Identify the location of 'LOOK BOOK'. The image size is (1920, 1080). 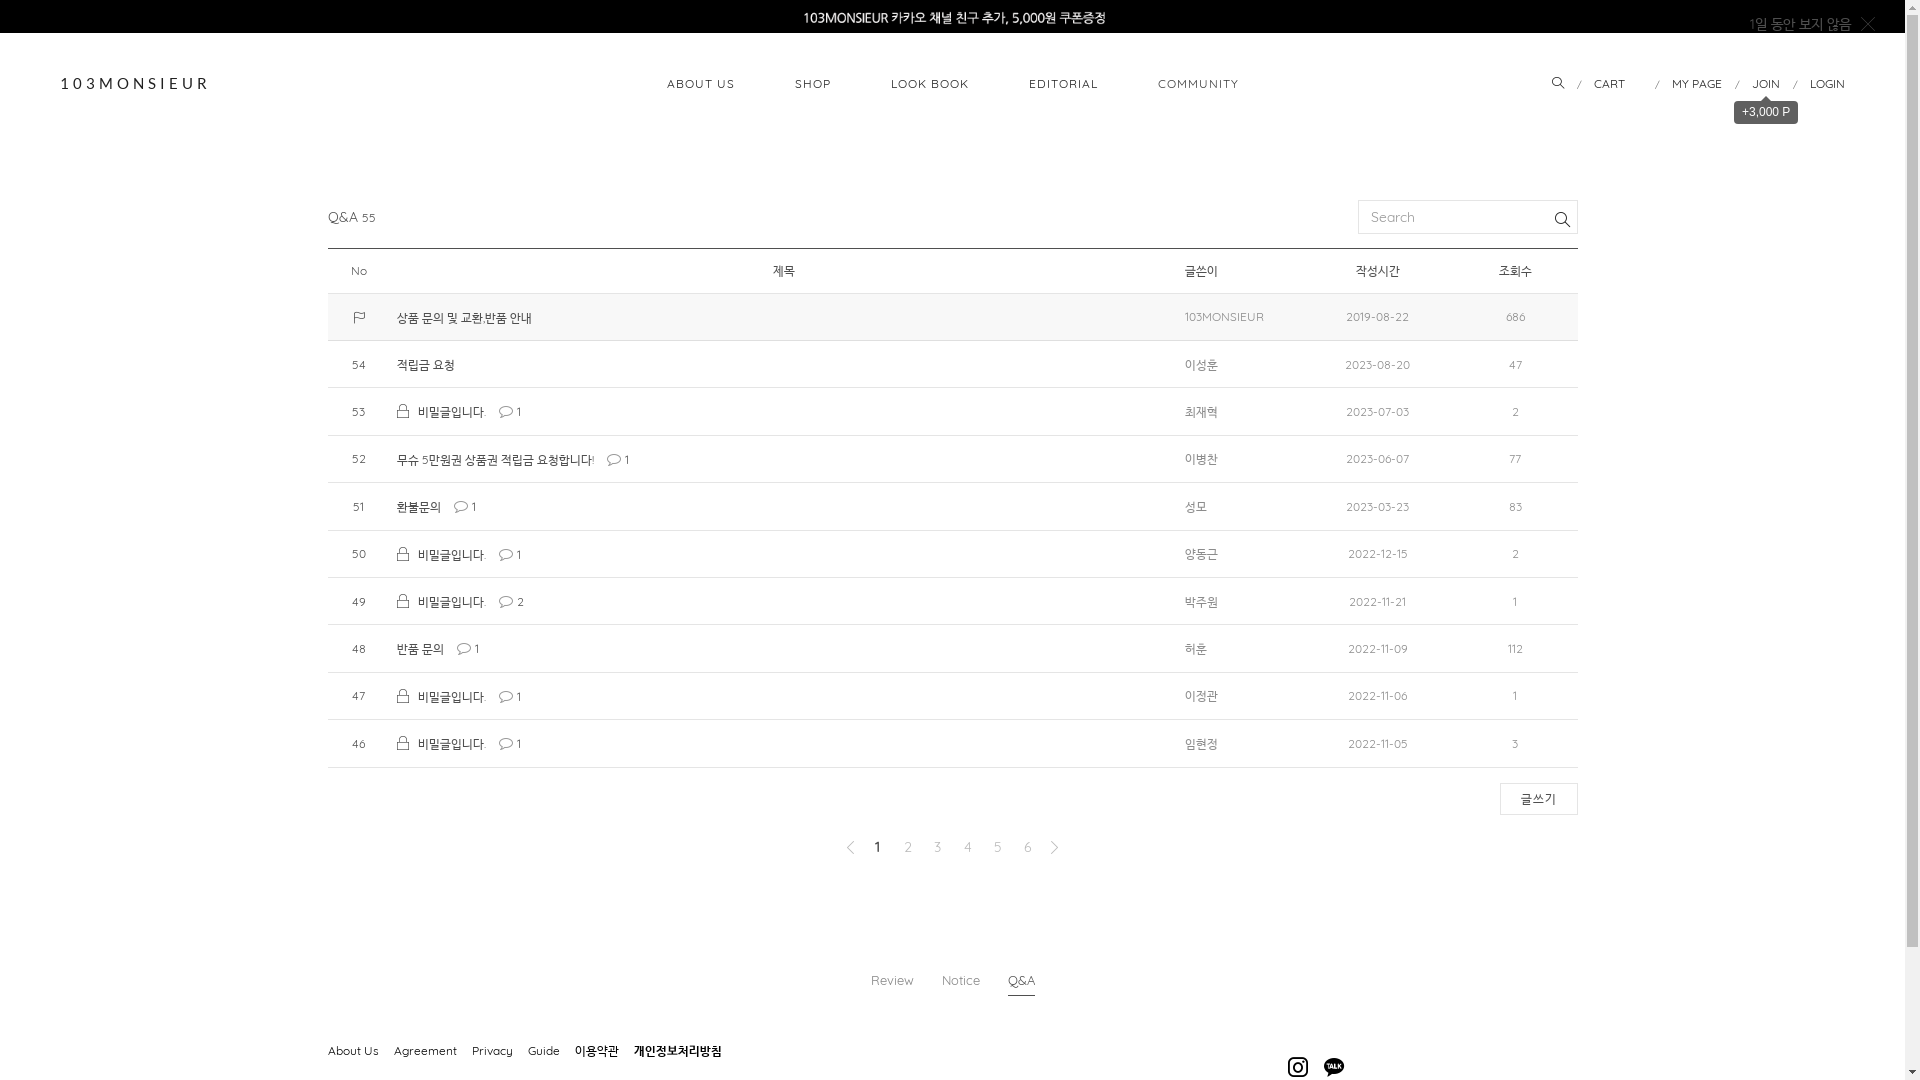
(928, 82).